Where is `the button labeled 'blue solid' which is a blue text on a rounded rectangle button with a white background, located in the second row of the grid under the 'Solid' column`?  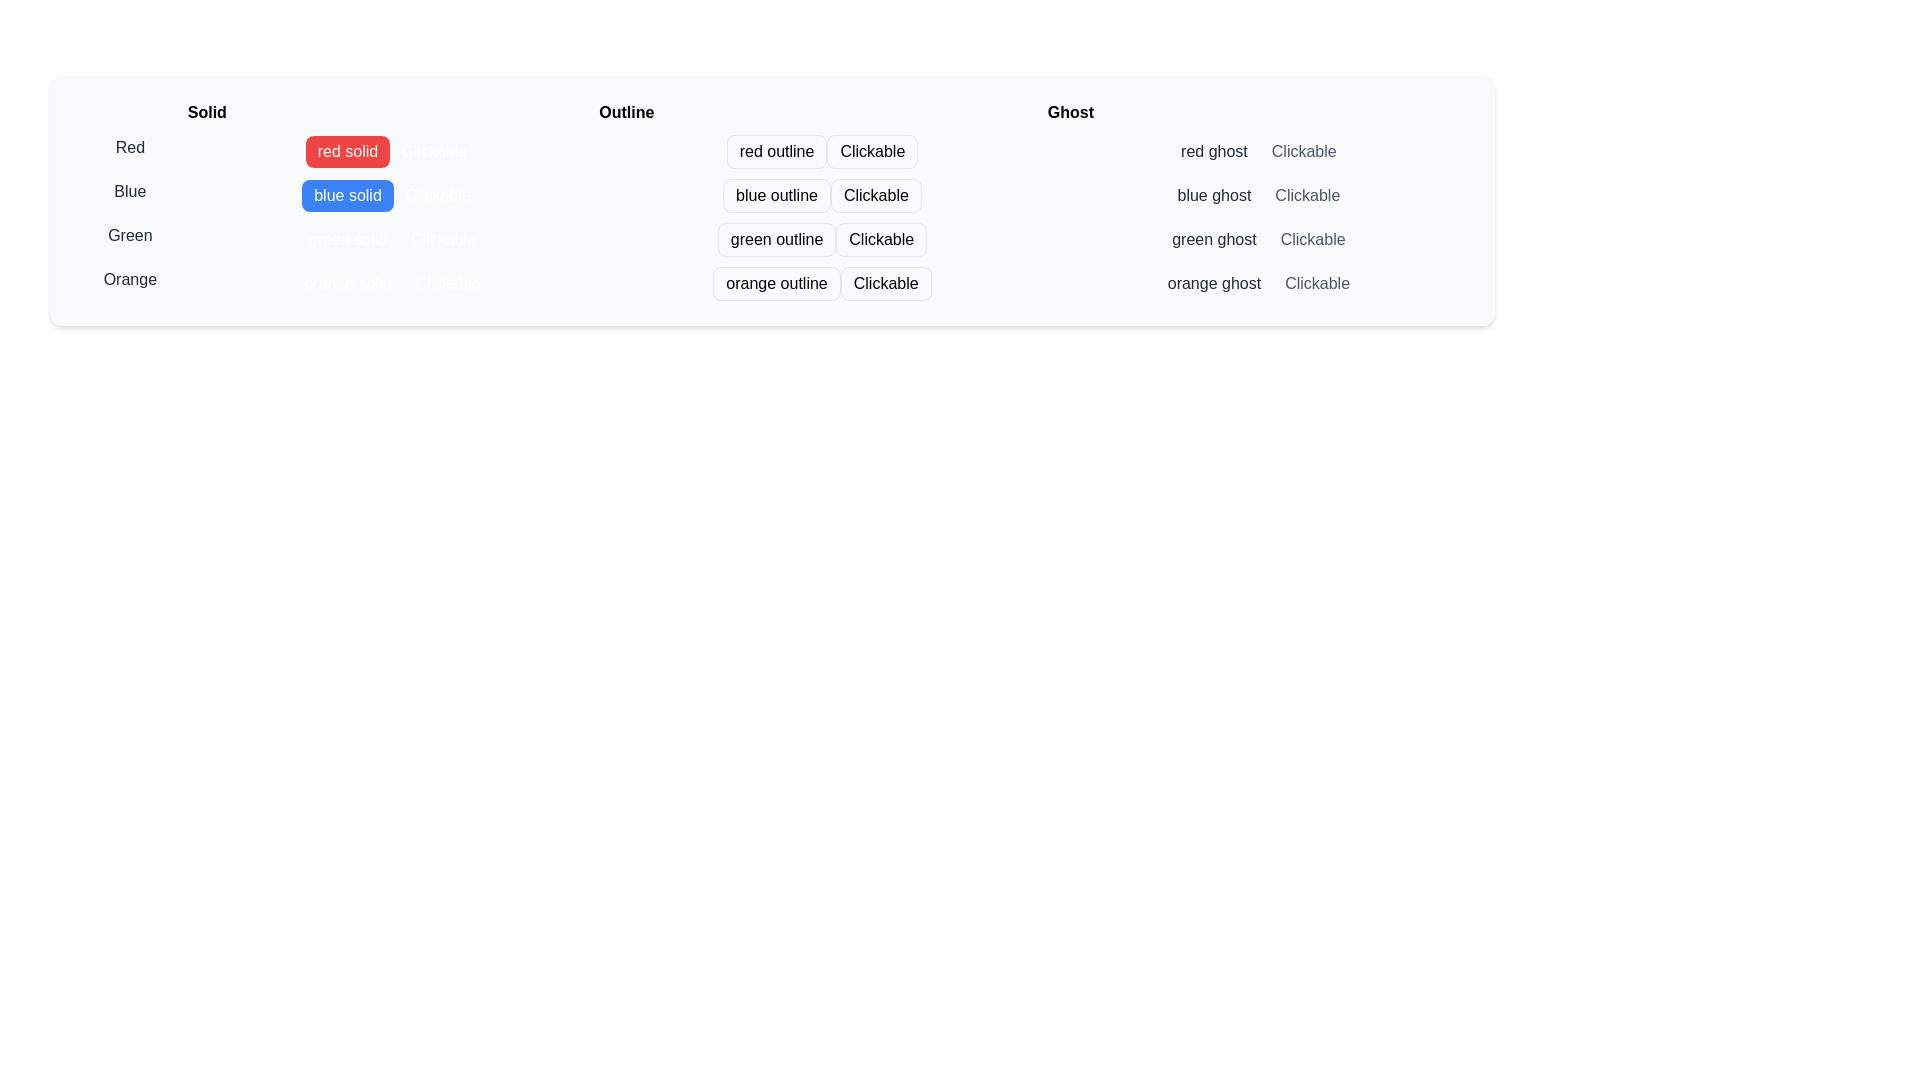
the button labeled 'blue solid' which is a blue text on a rounded rectangle button with a white background, located in the second row of the grid under the 'Solid' column is located at coordinates (392, 192).